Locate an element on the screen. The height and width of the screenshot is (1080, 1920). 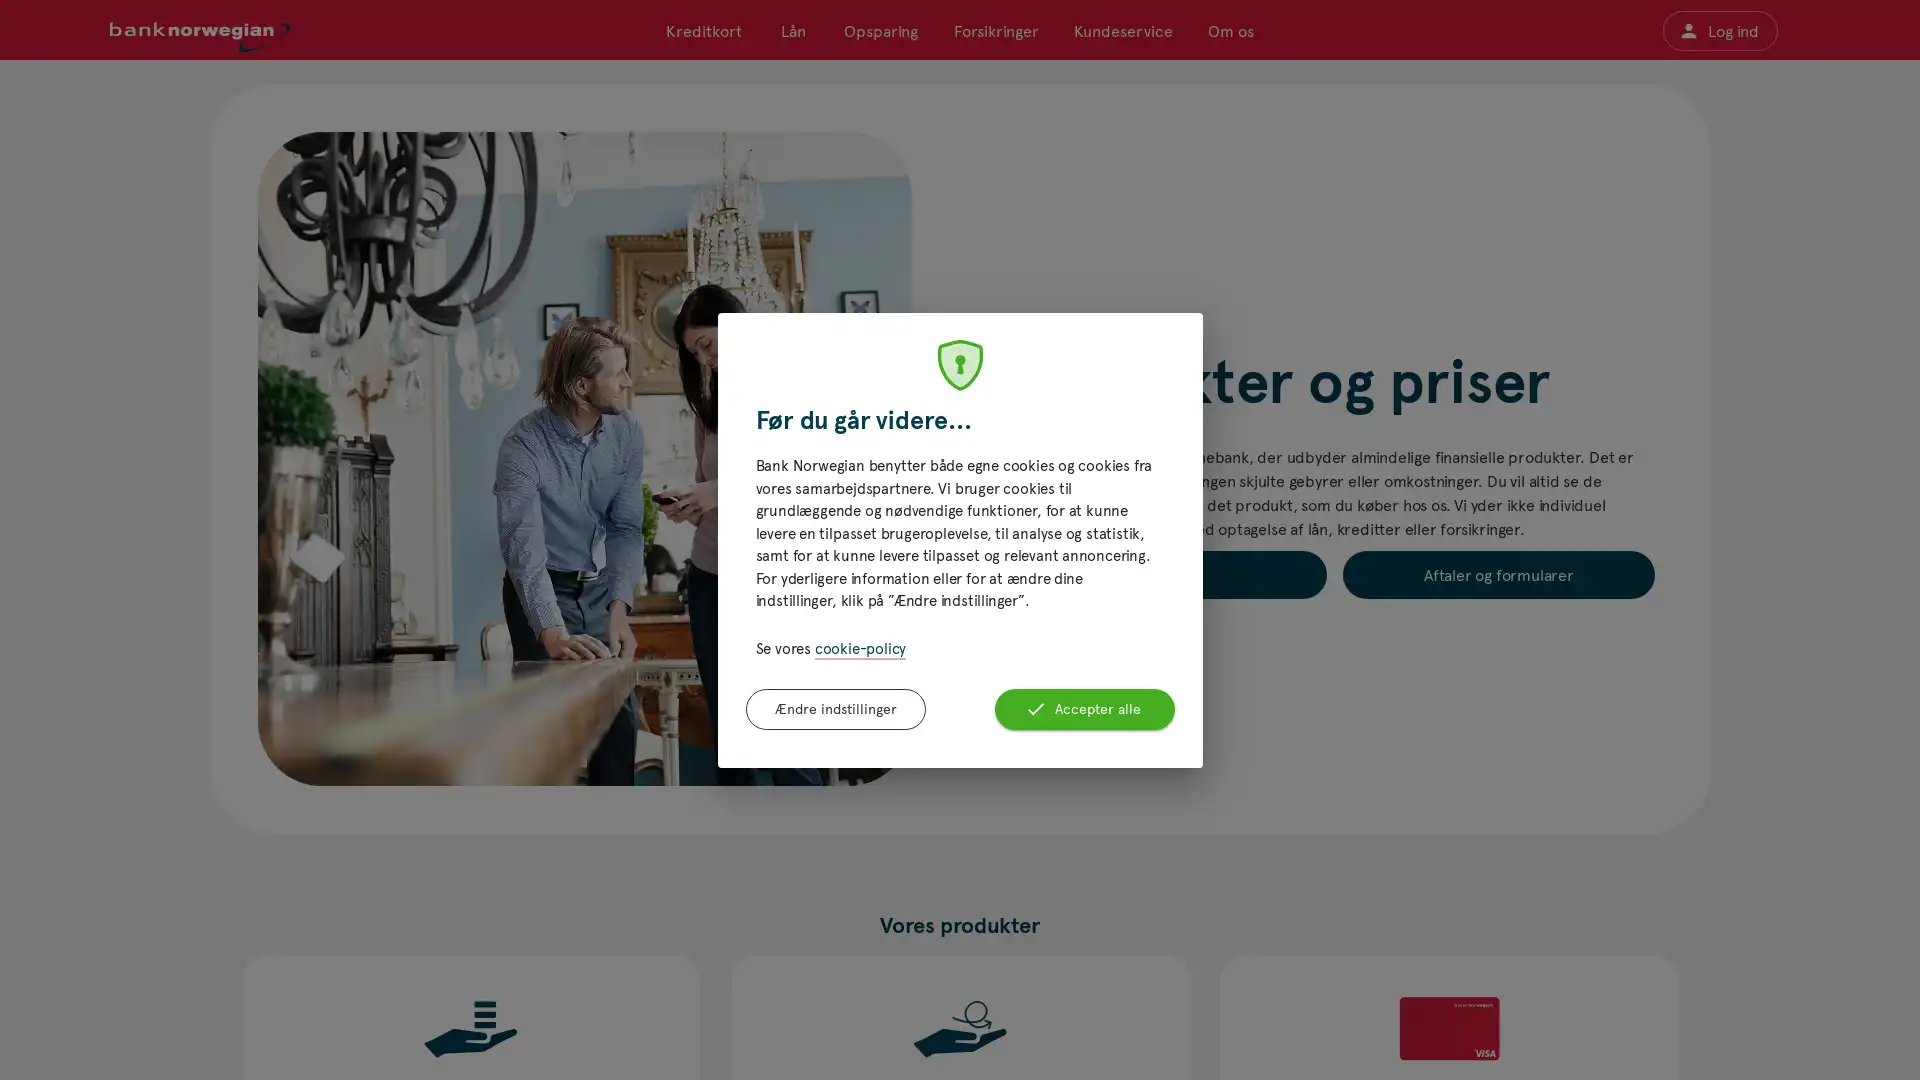
Log ind is located at coordinates (1718, 30).